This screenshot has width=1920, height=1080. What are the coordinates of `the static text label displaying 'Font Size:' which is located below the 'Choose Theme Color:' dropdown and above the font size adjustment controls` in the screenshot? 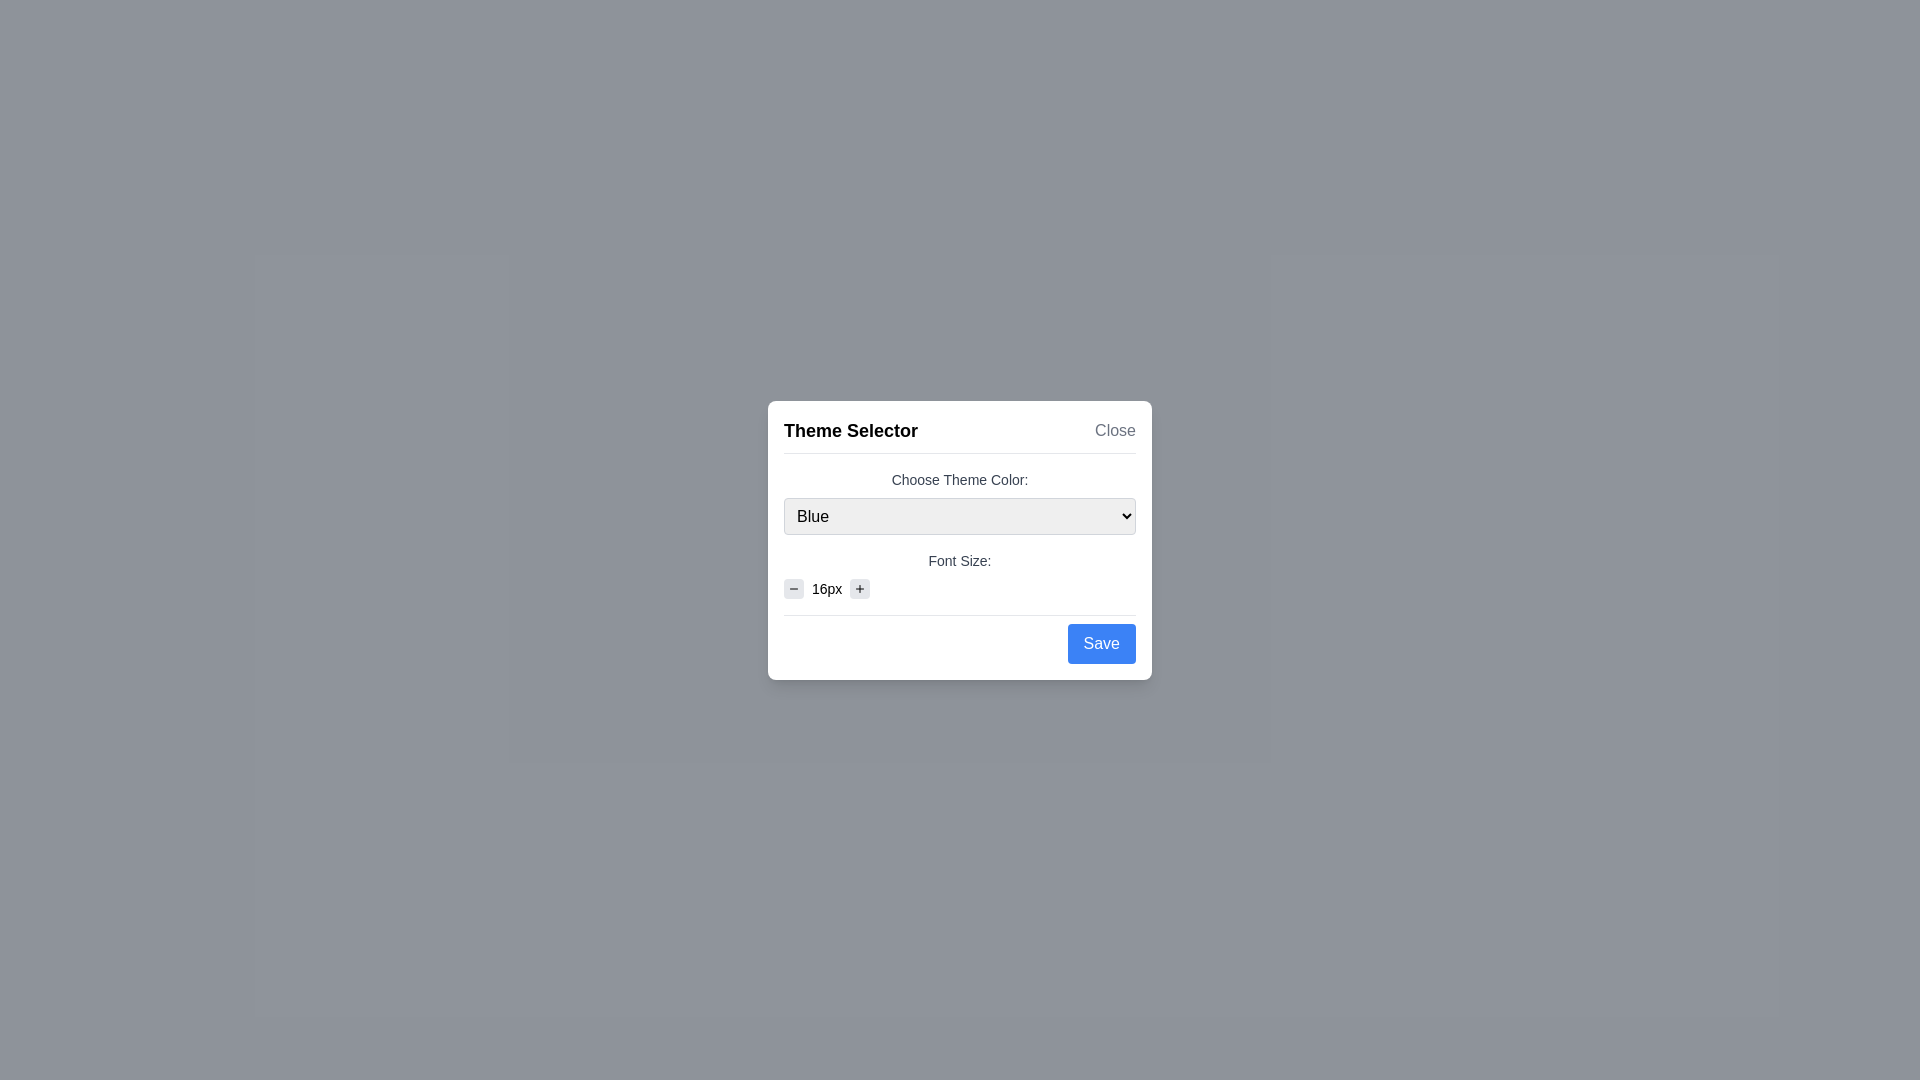 It's located at (960, 559).